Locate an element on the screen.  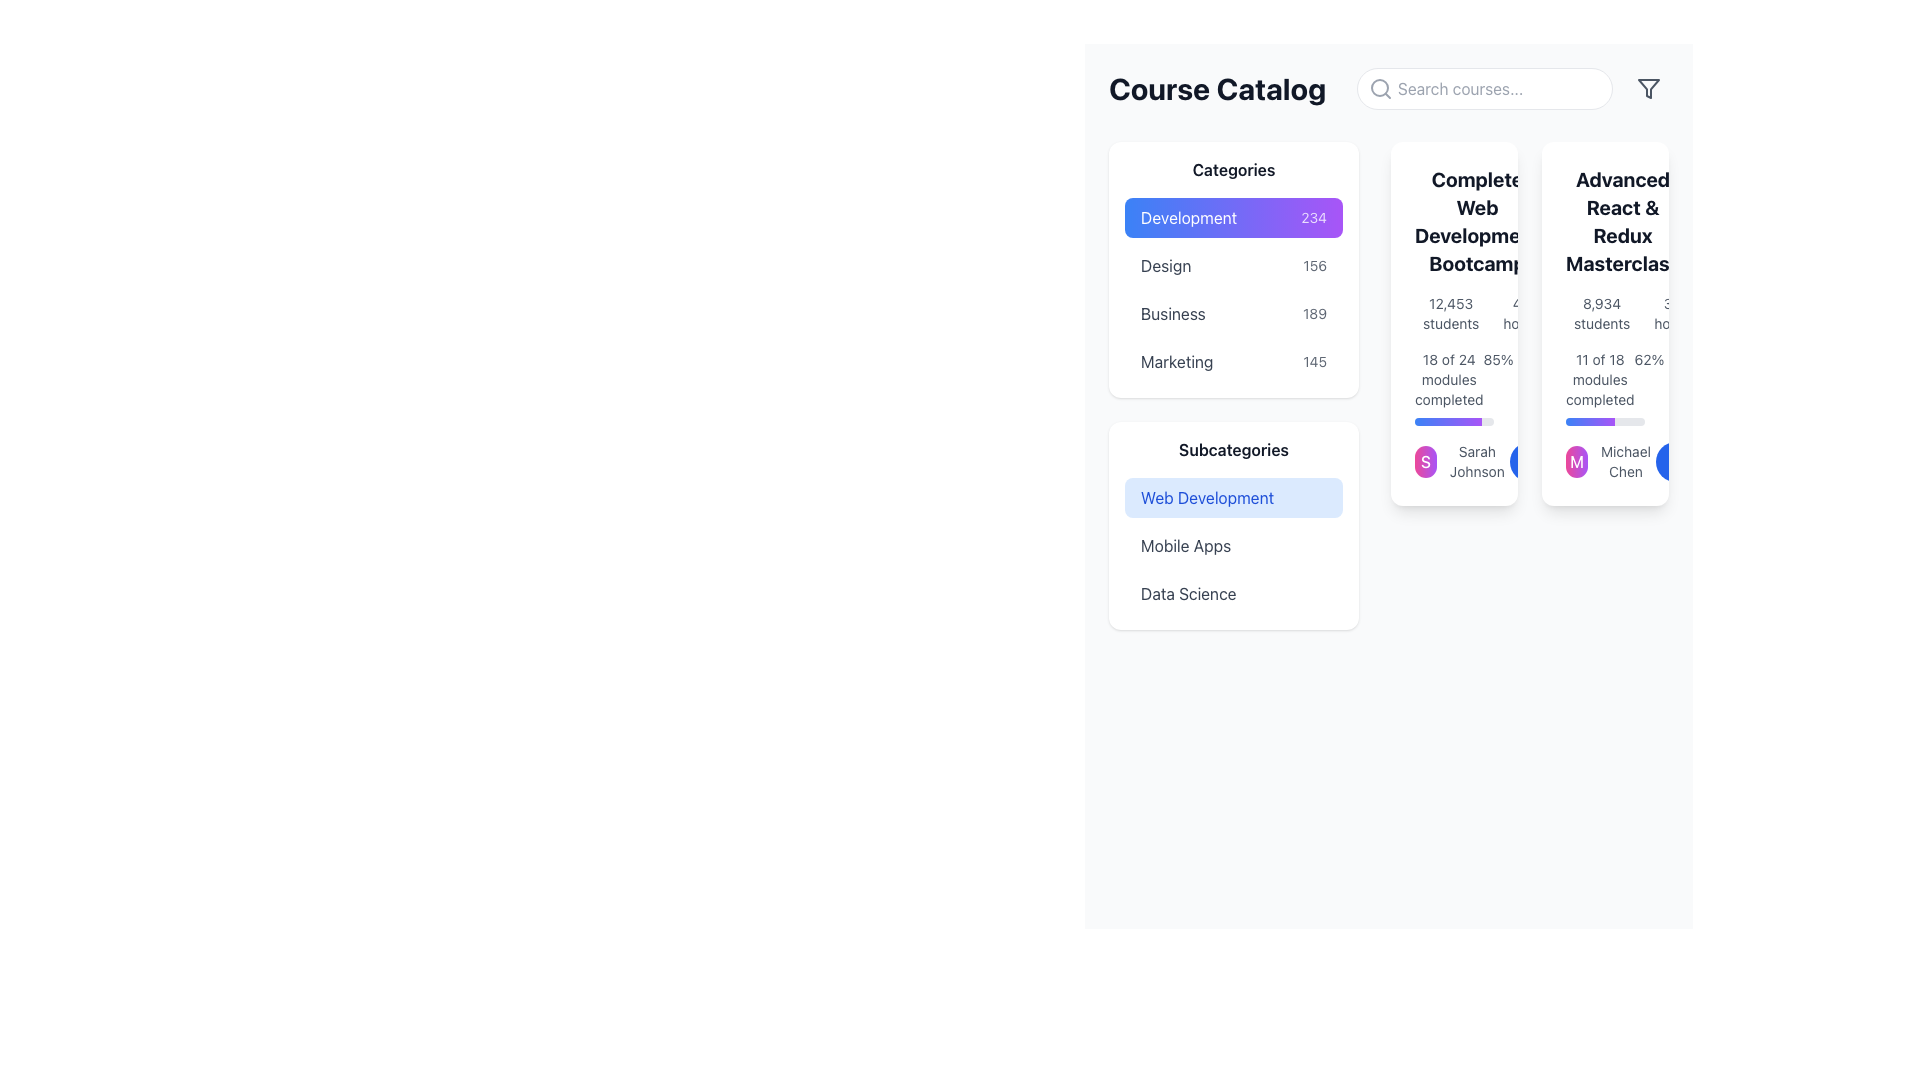
the 'Design' button located in the 'Categories' section, which is the second button below 'Development' and above 'Business' is located at coordinates (1232, 265).